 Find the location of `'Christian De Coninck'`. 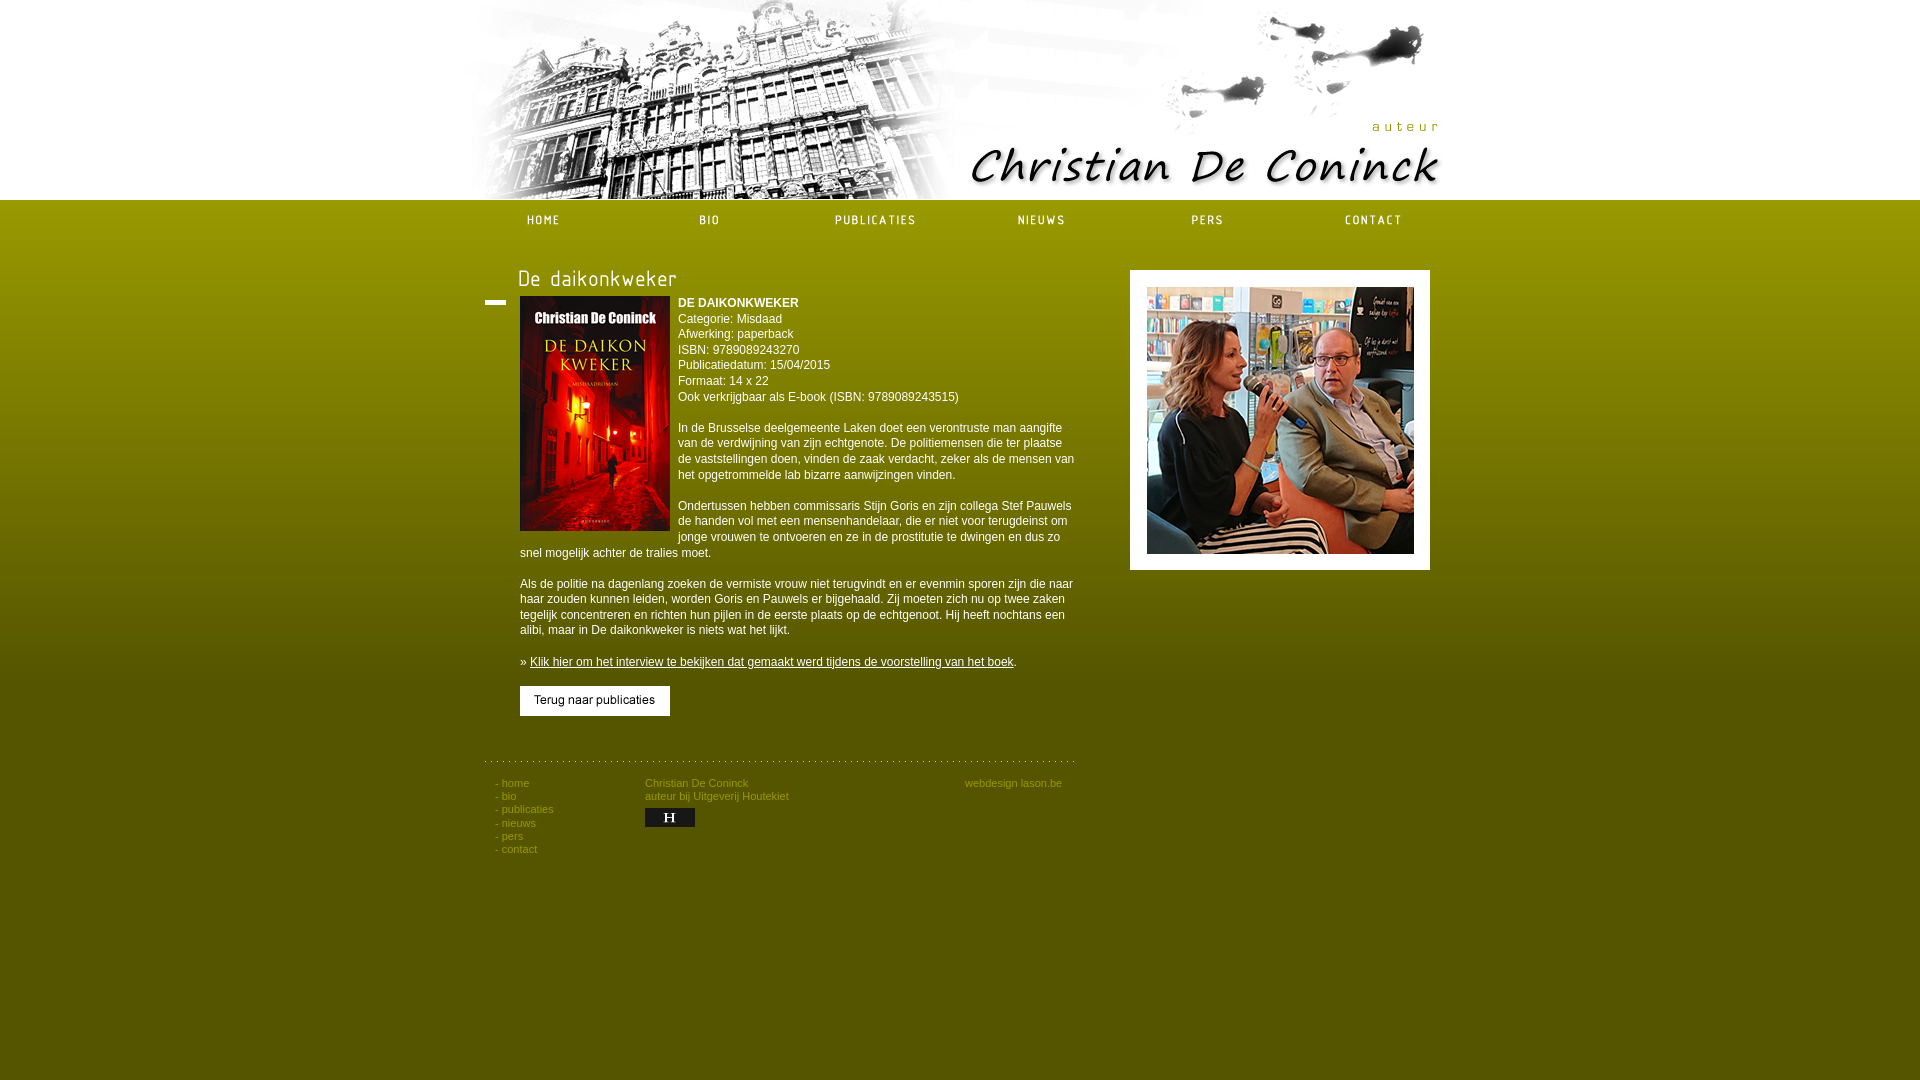

'Christian De Coninck' is located at coordinates (1129, 419).